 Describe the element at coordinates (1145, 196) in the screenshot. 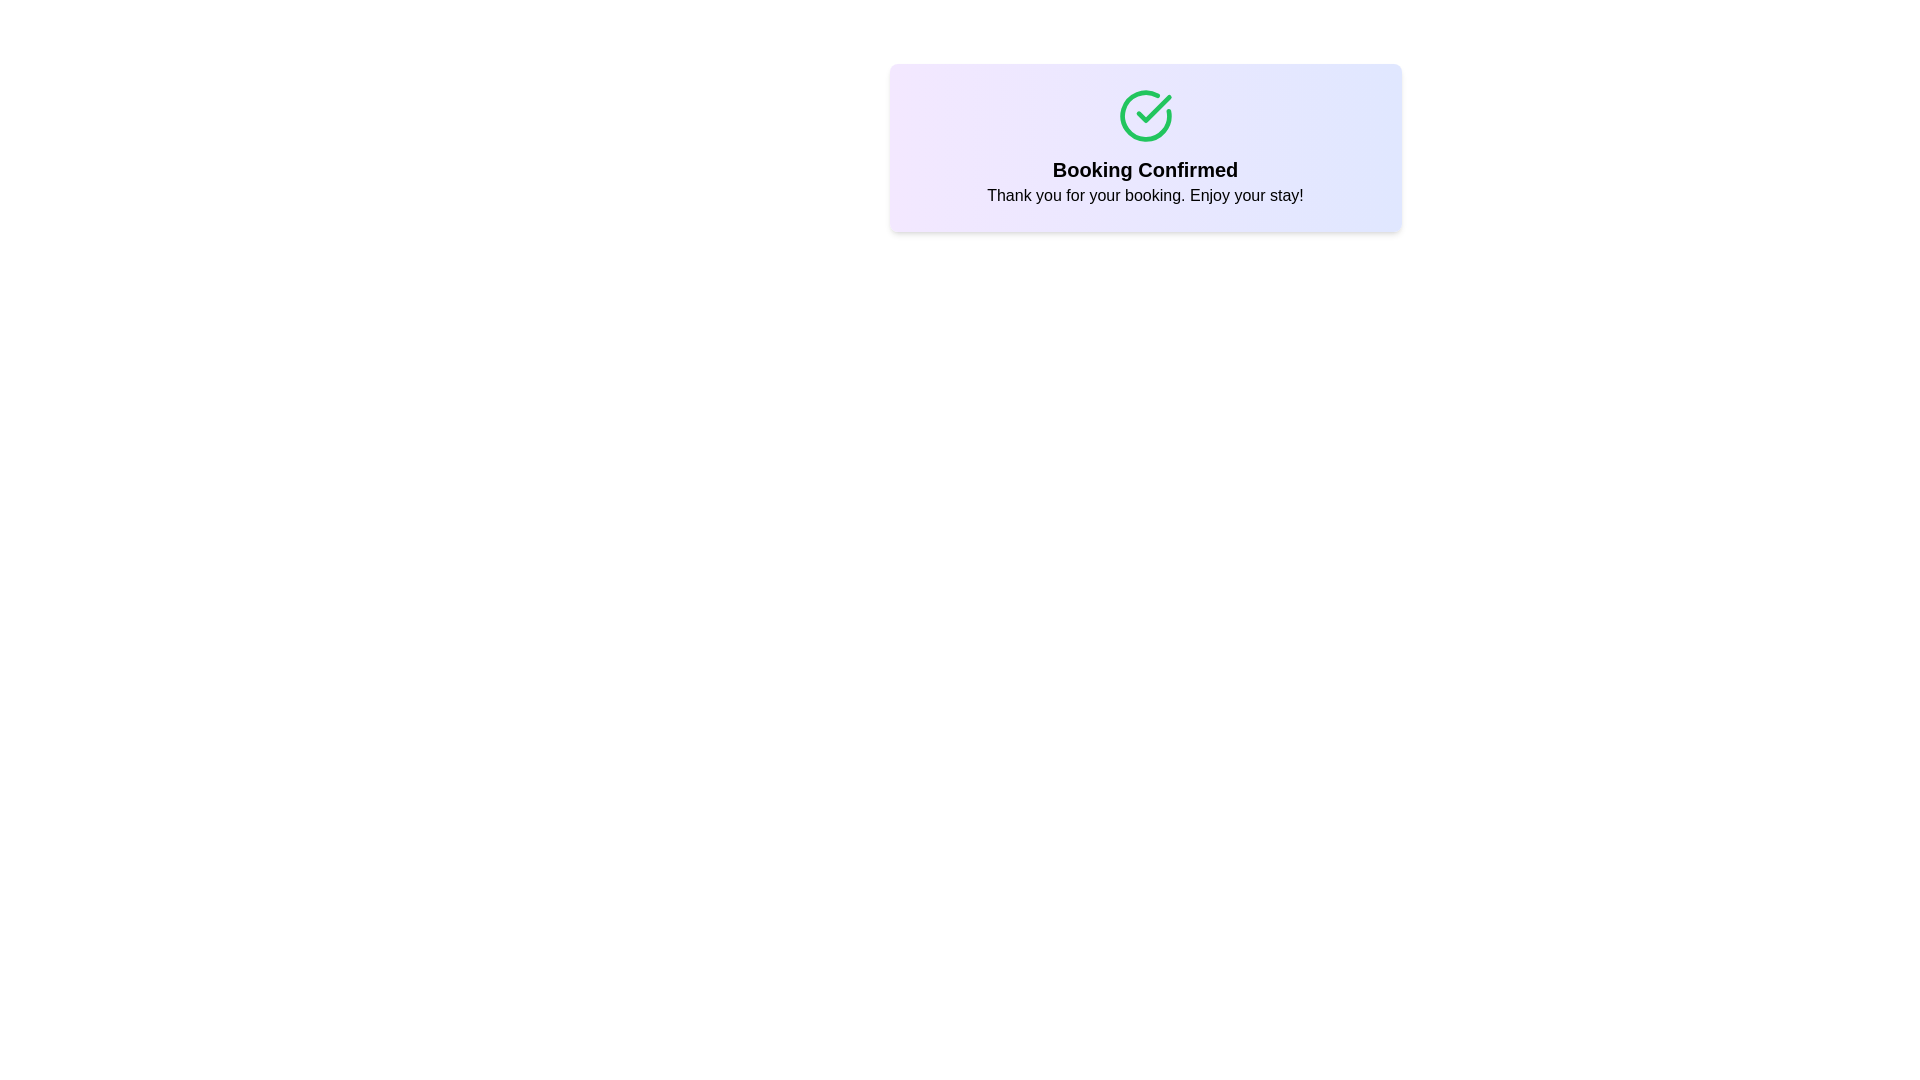

I see `confirmation message displayed as a Text Label below the 'Booking Confirmed' title` at that location.